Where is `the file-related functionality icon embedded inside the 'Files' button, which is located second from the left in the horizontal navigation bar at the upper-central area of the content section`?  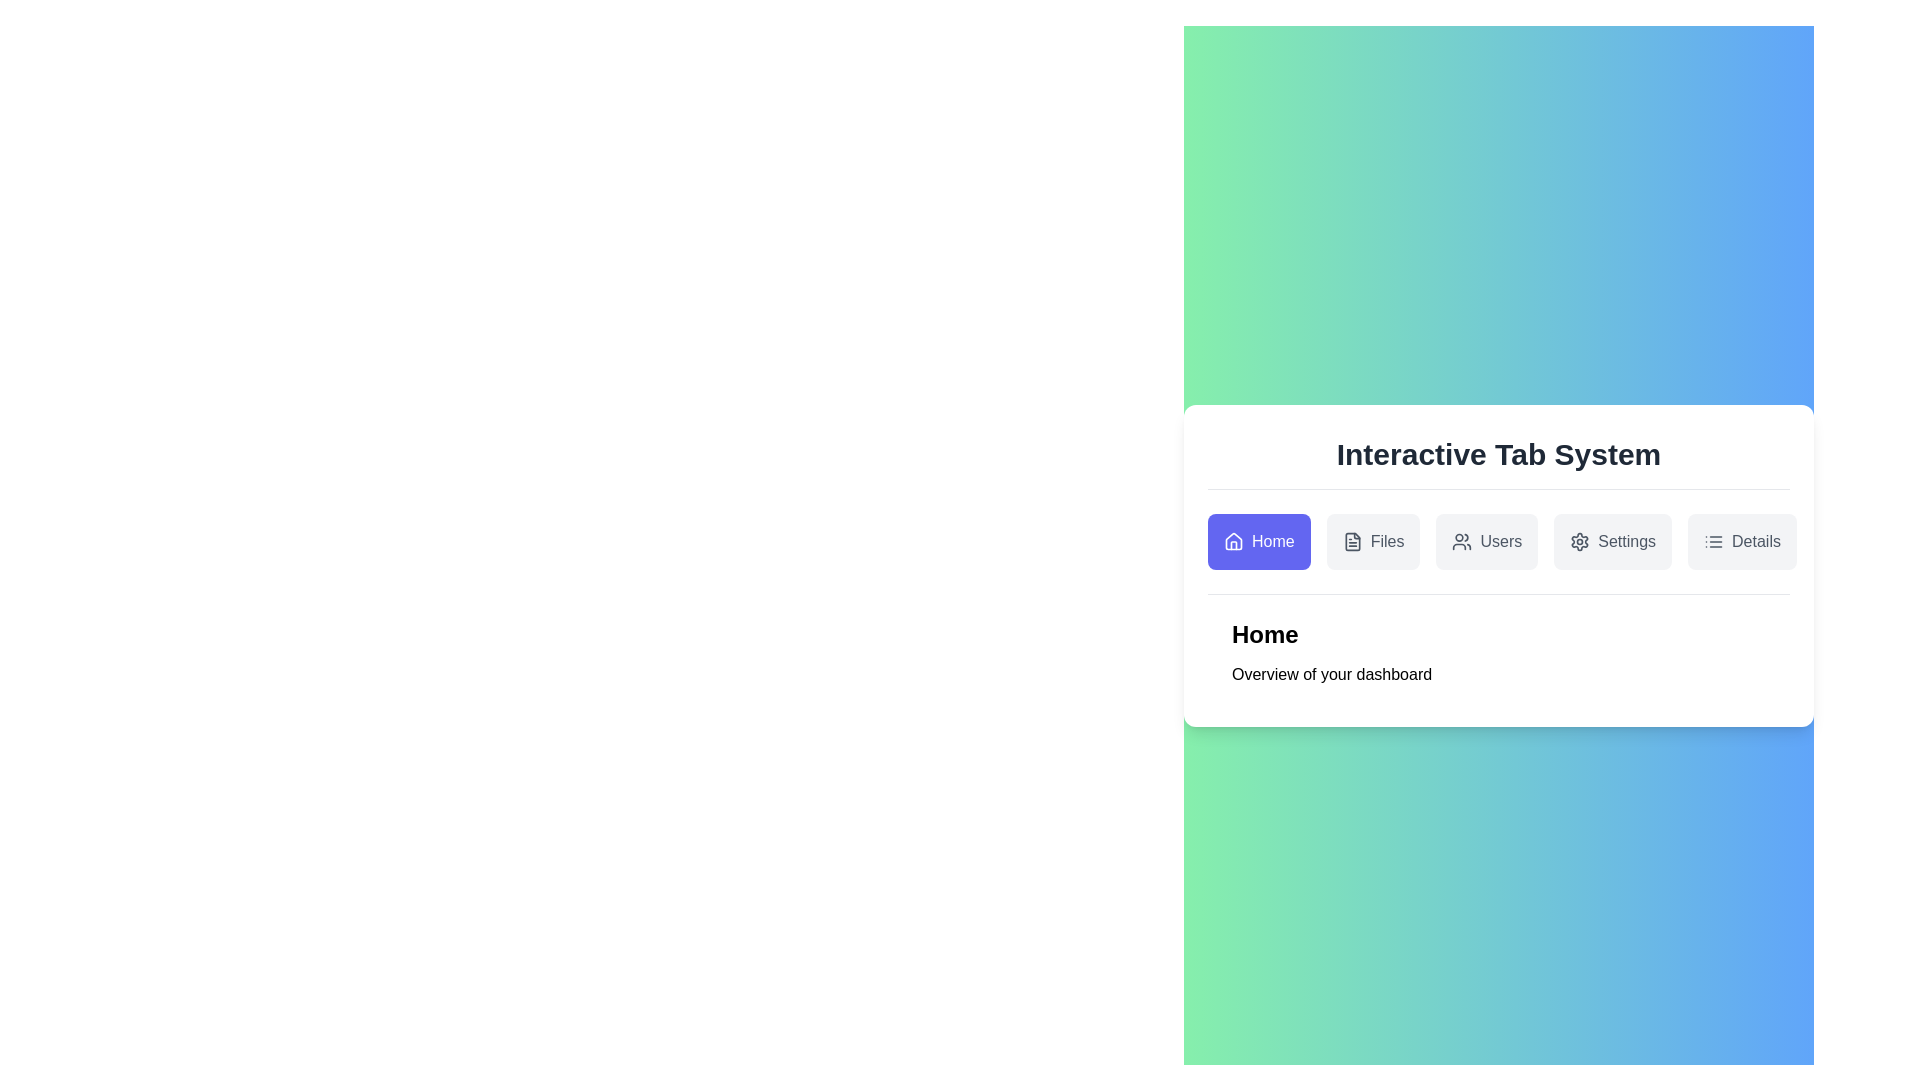 the file-related functionality icon embedded inside the 'Files' button, which is located second from the left in the horizontal navigation bar at the upper-central area of the content section is located at coordinates (1352, 542).